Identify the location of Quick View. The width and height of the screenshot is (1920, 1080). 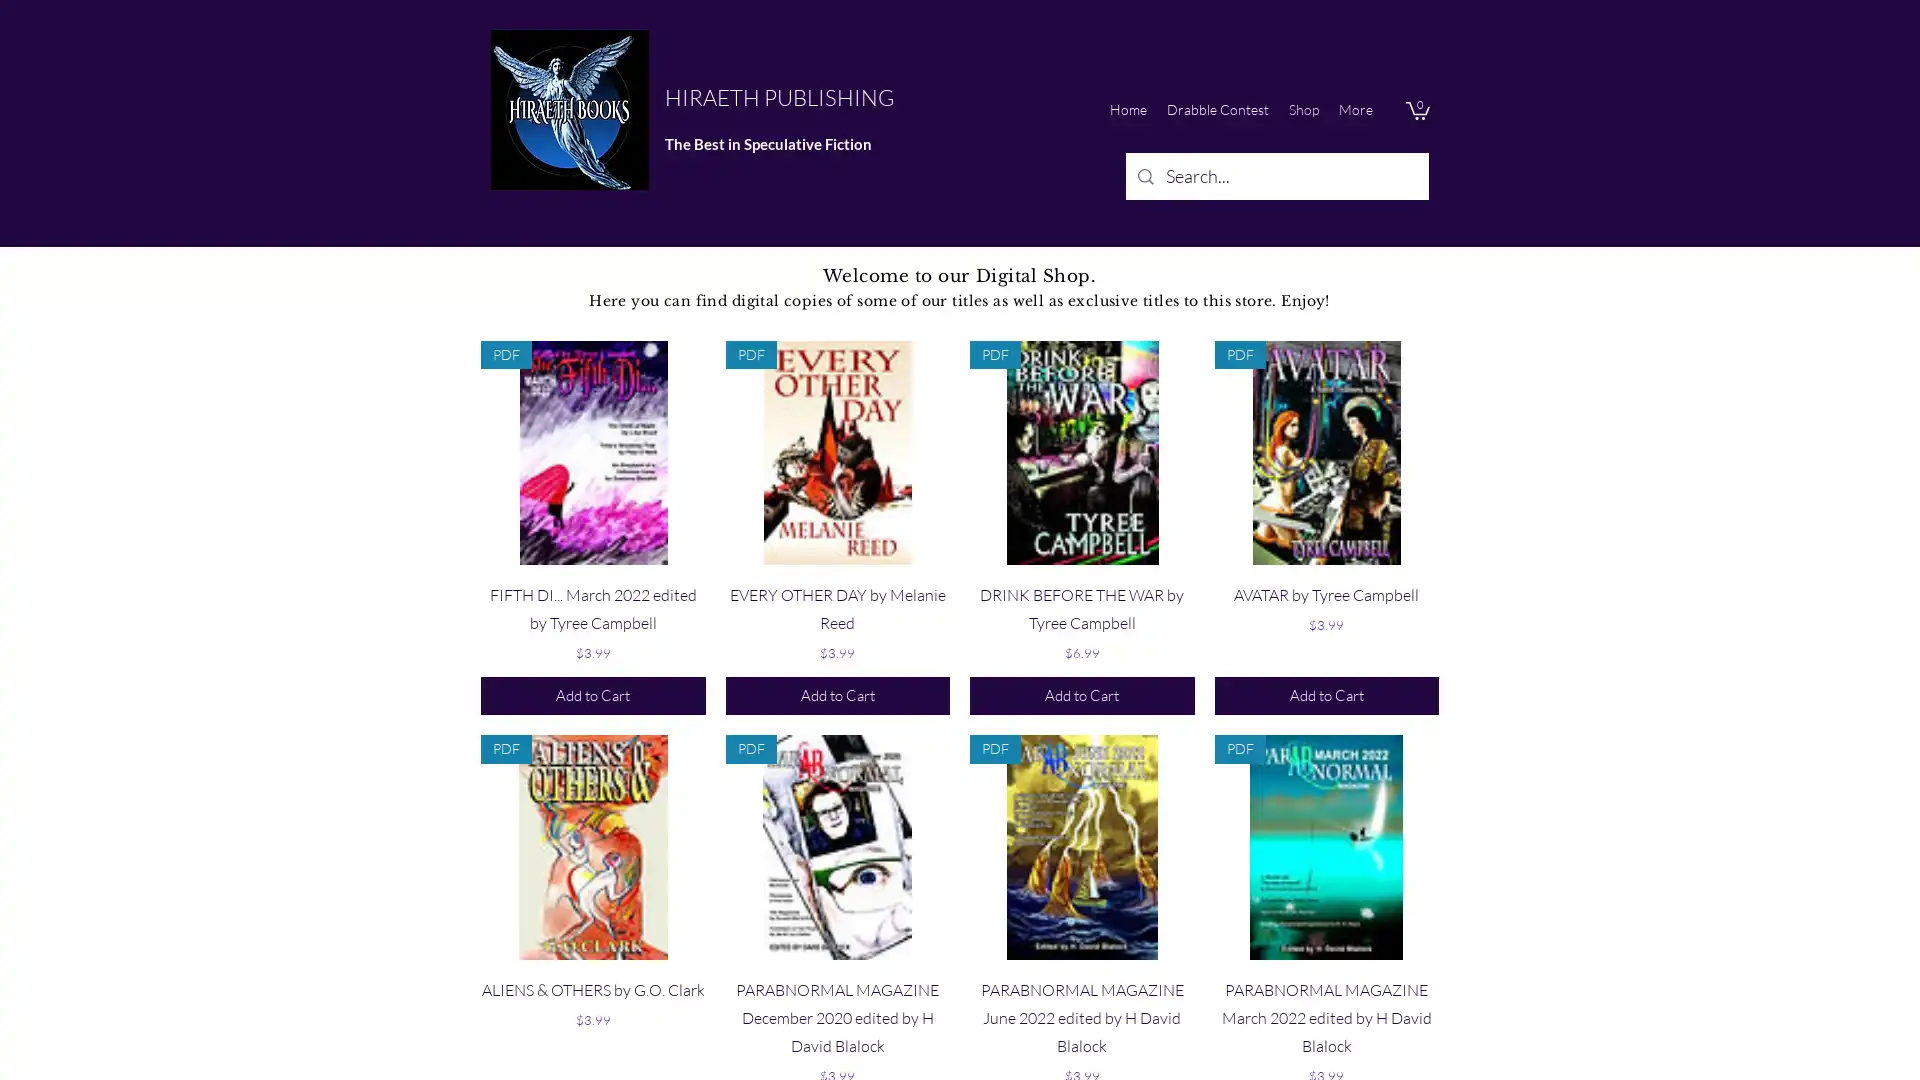
(1326, 982).